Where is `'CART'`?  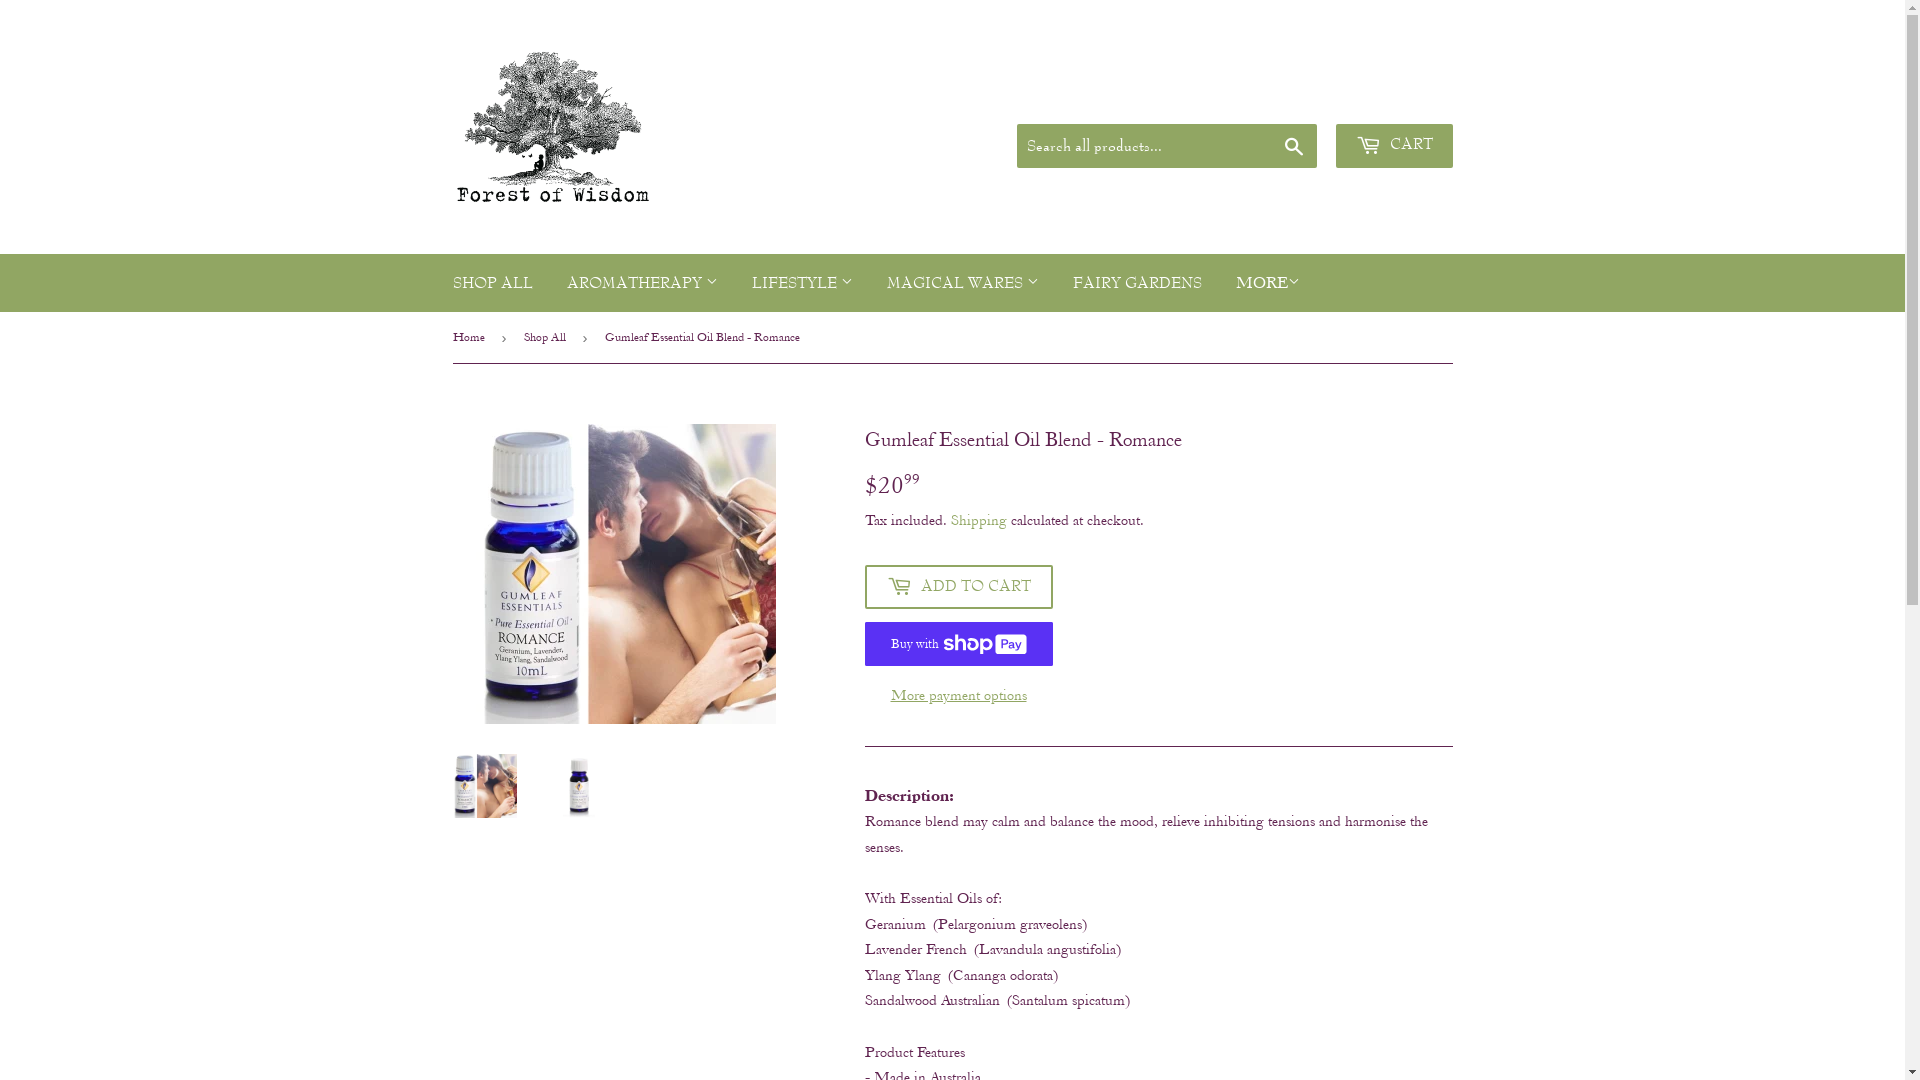 'CART' is located at coordinates (1393, 145).